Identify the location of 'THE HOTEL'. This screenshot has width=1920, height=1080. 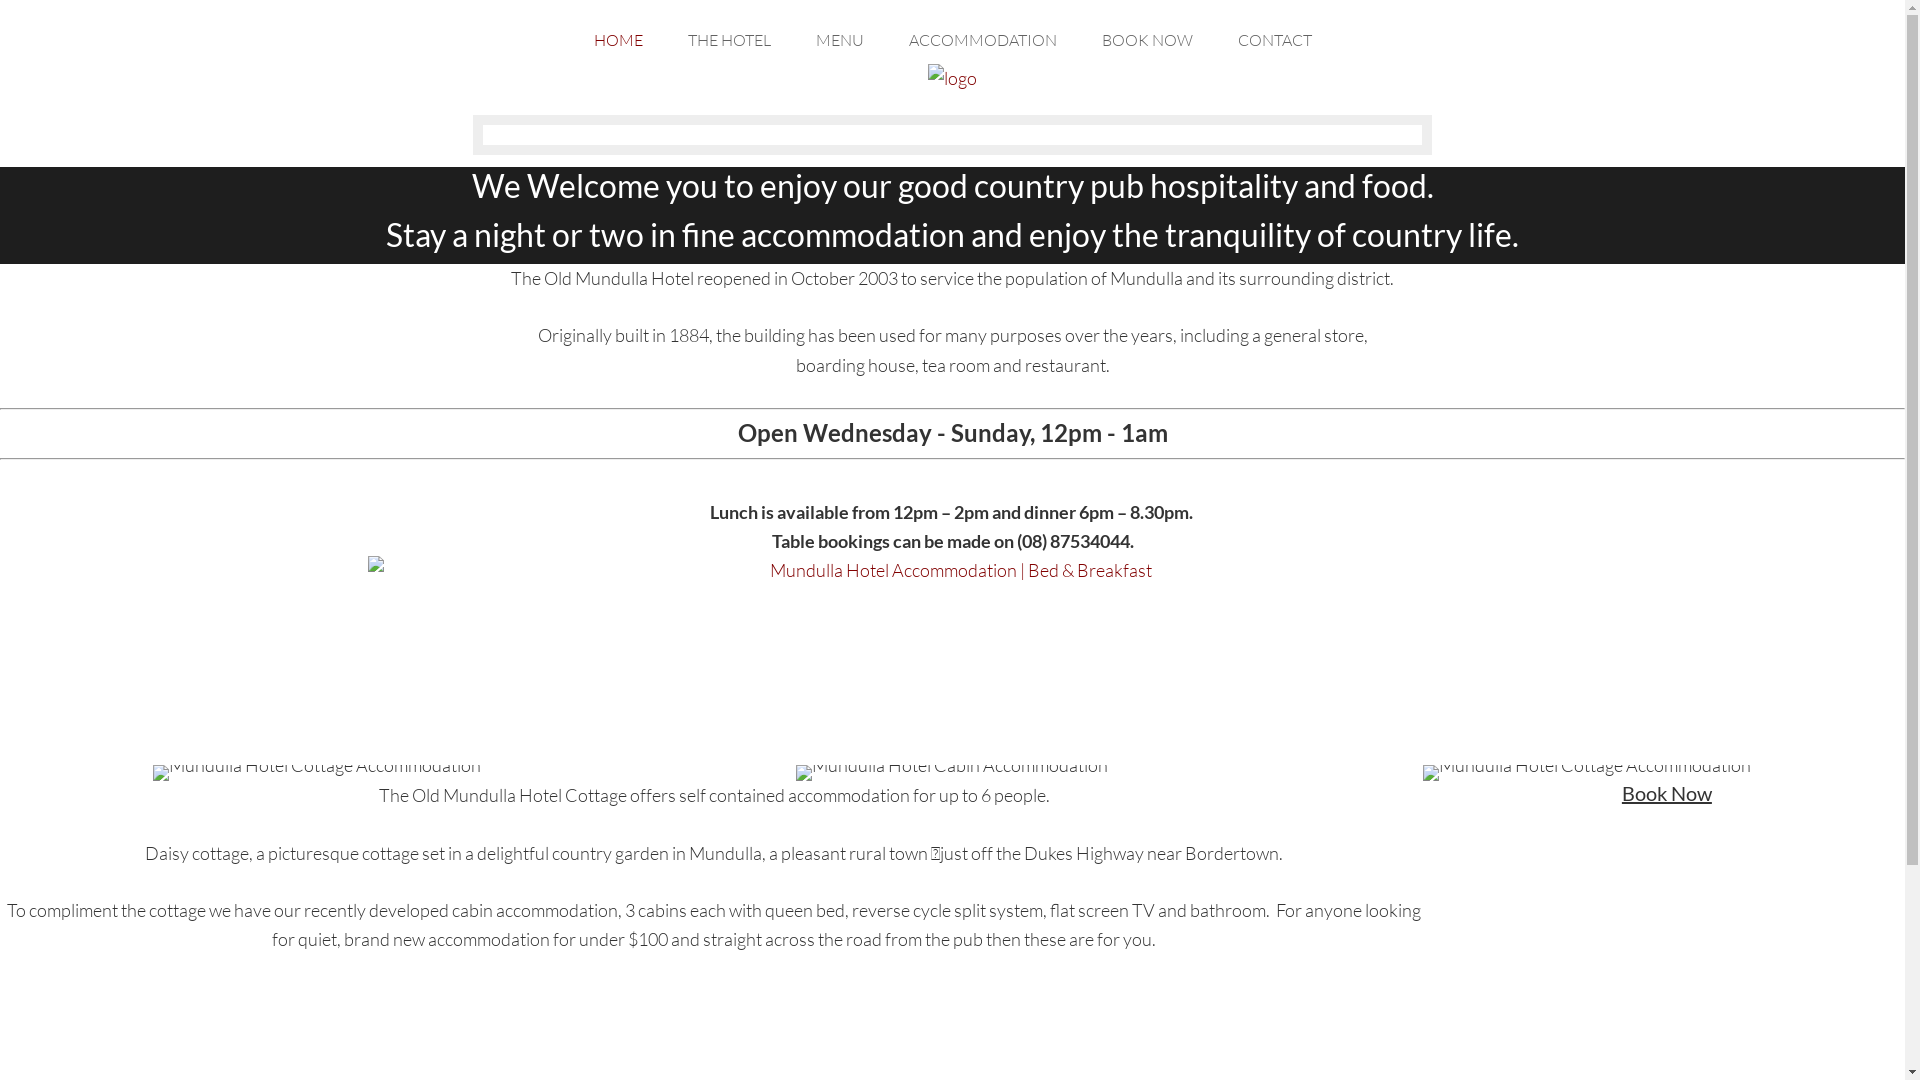
(727, 34).